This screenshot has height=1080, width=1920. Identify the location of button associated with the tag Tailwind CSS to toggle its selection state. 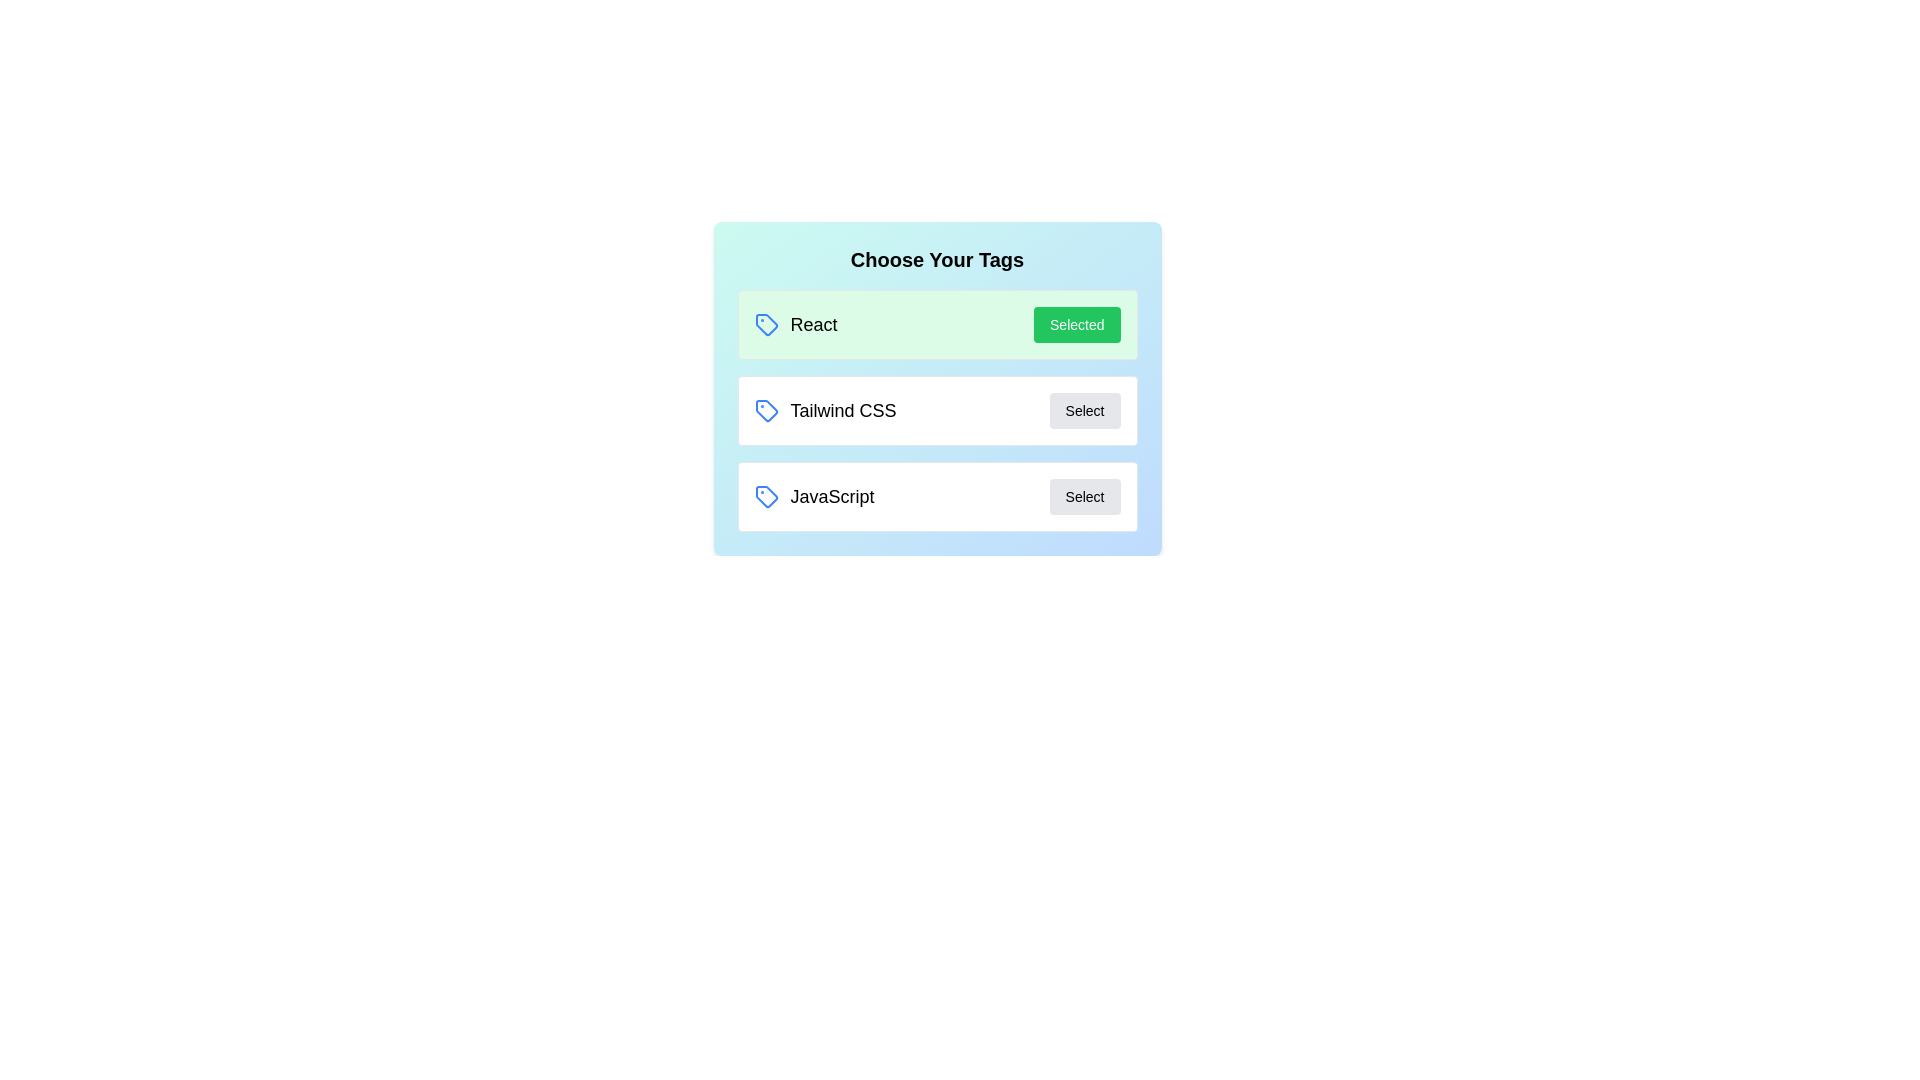
(1083, 410).